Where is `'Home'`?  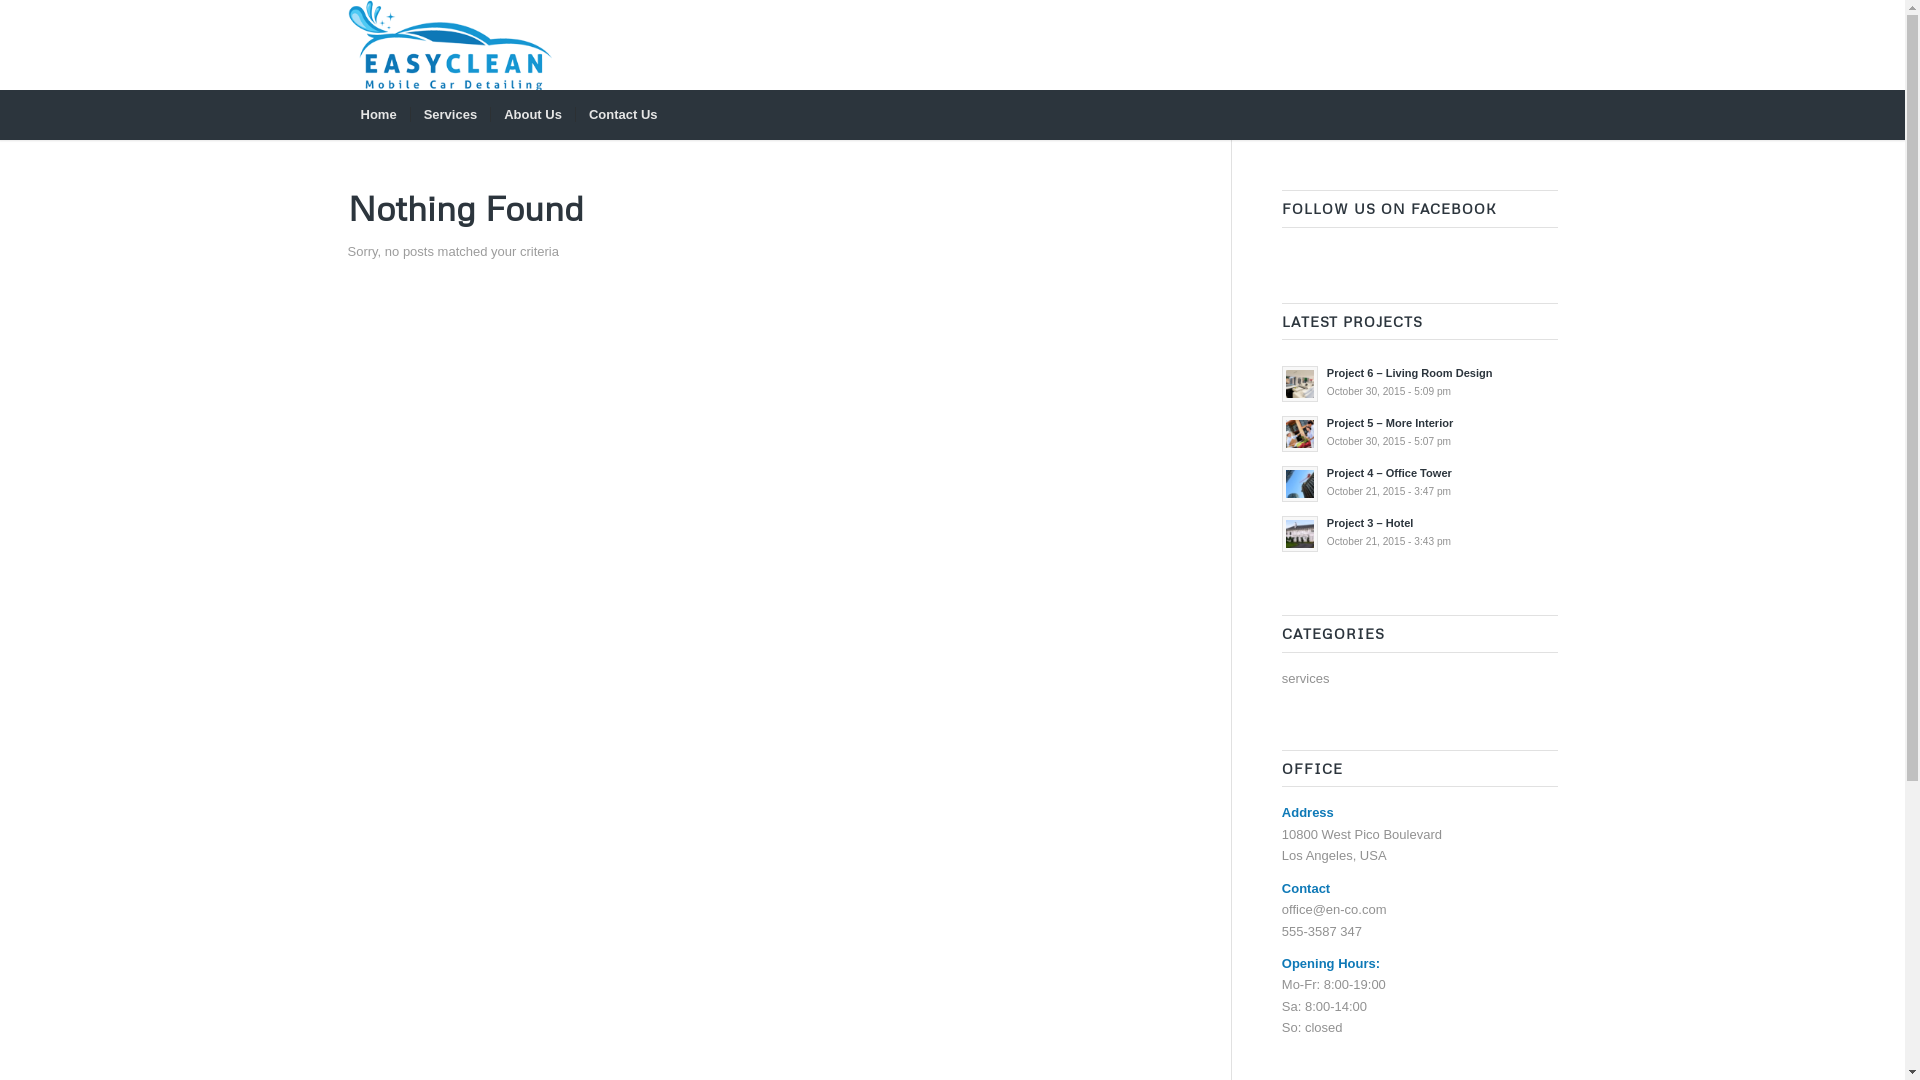
'Home' is located at coordinates (379, 115).